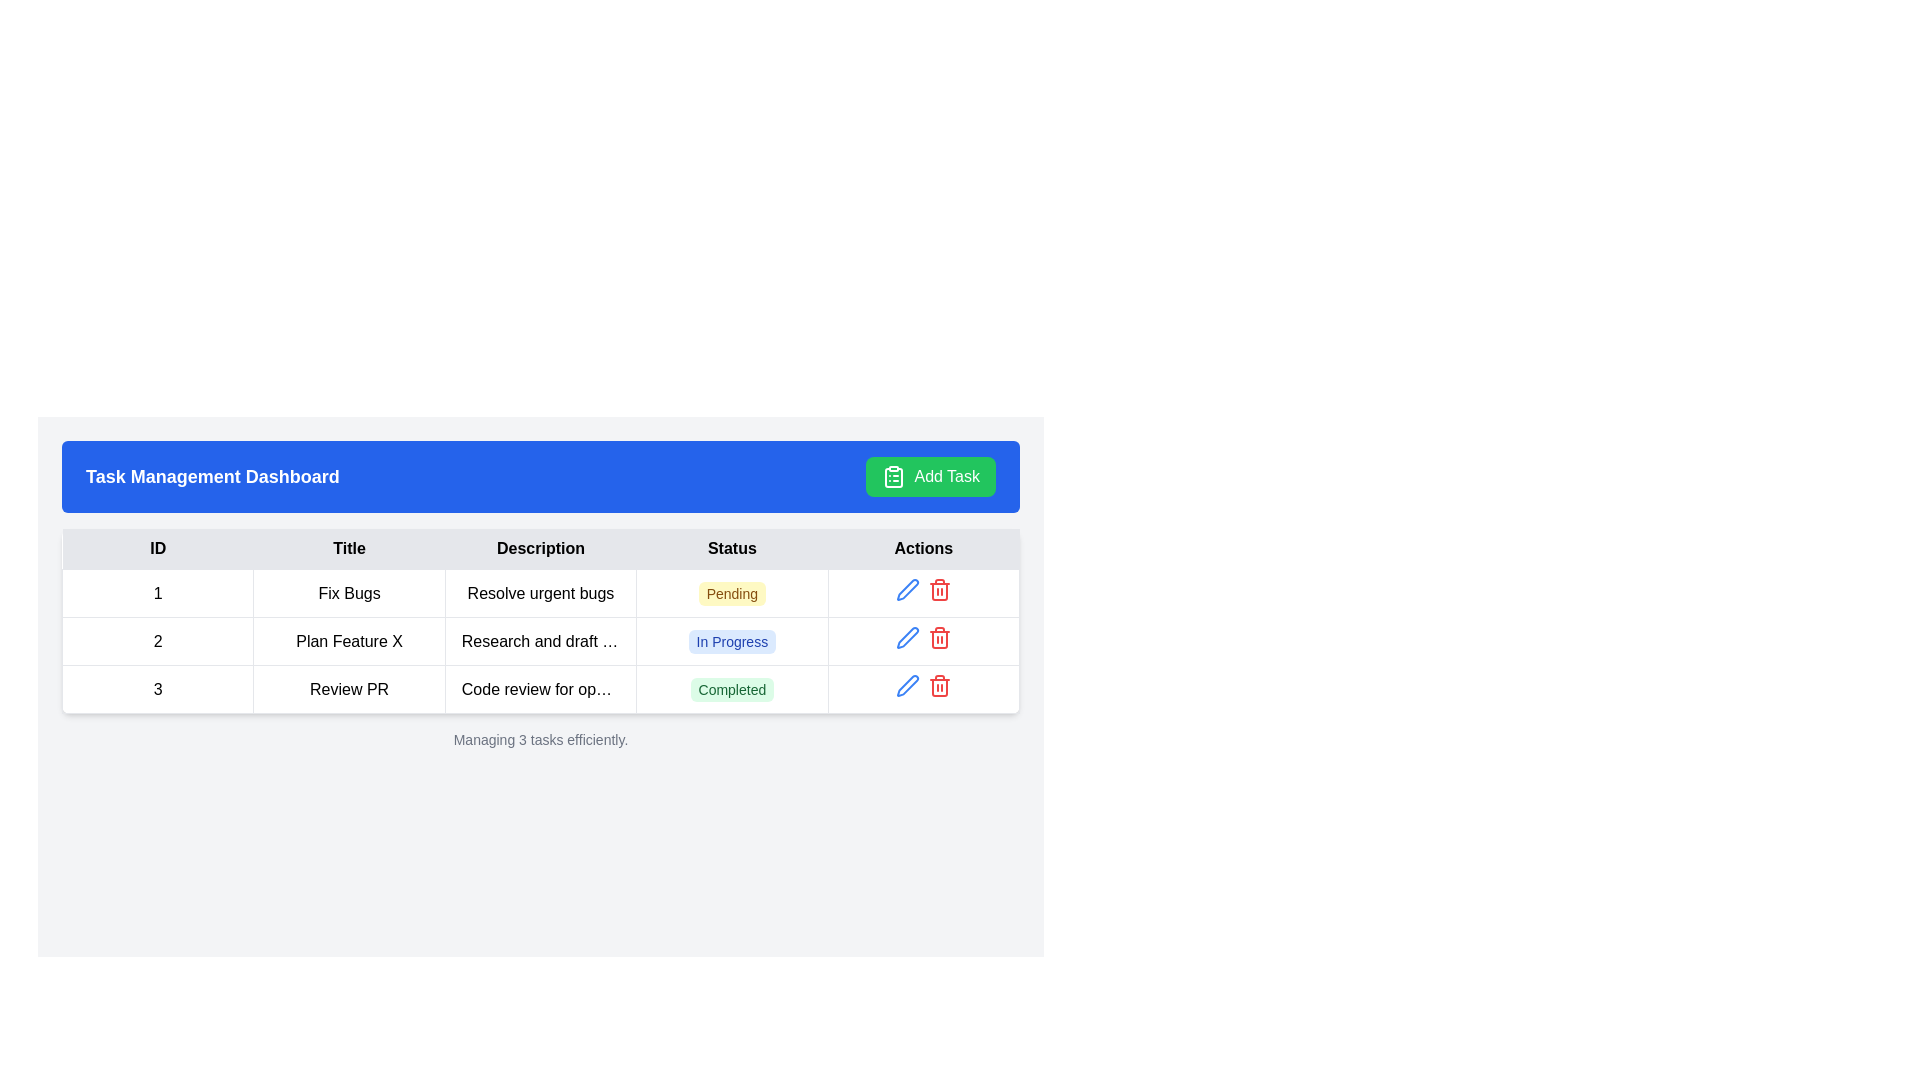  I want to click on the table cell in the 'ID' column of the second row, which serves as a unique identifier for the associated task data, so click(157, 641).